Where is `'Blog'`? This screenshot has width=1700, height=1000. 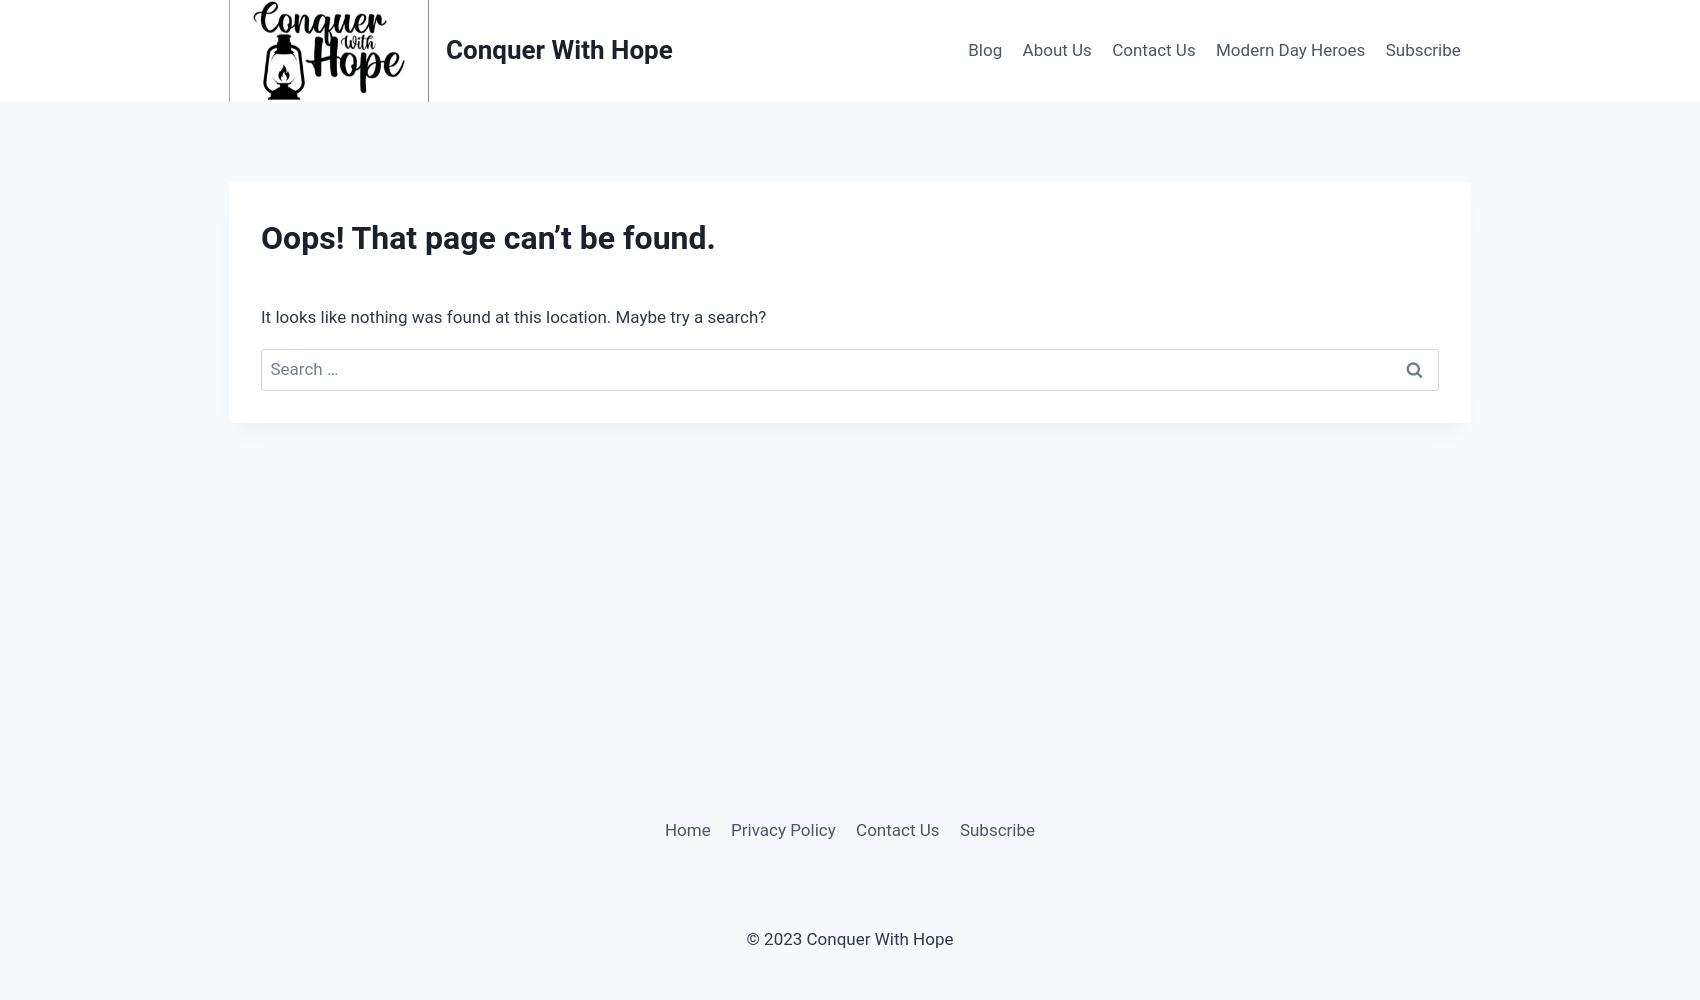 'Blog' is located at coordinates (983, 50).